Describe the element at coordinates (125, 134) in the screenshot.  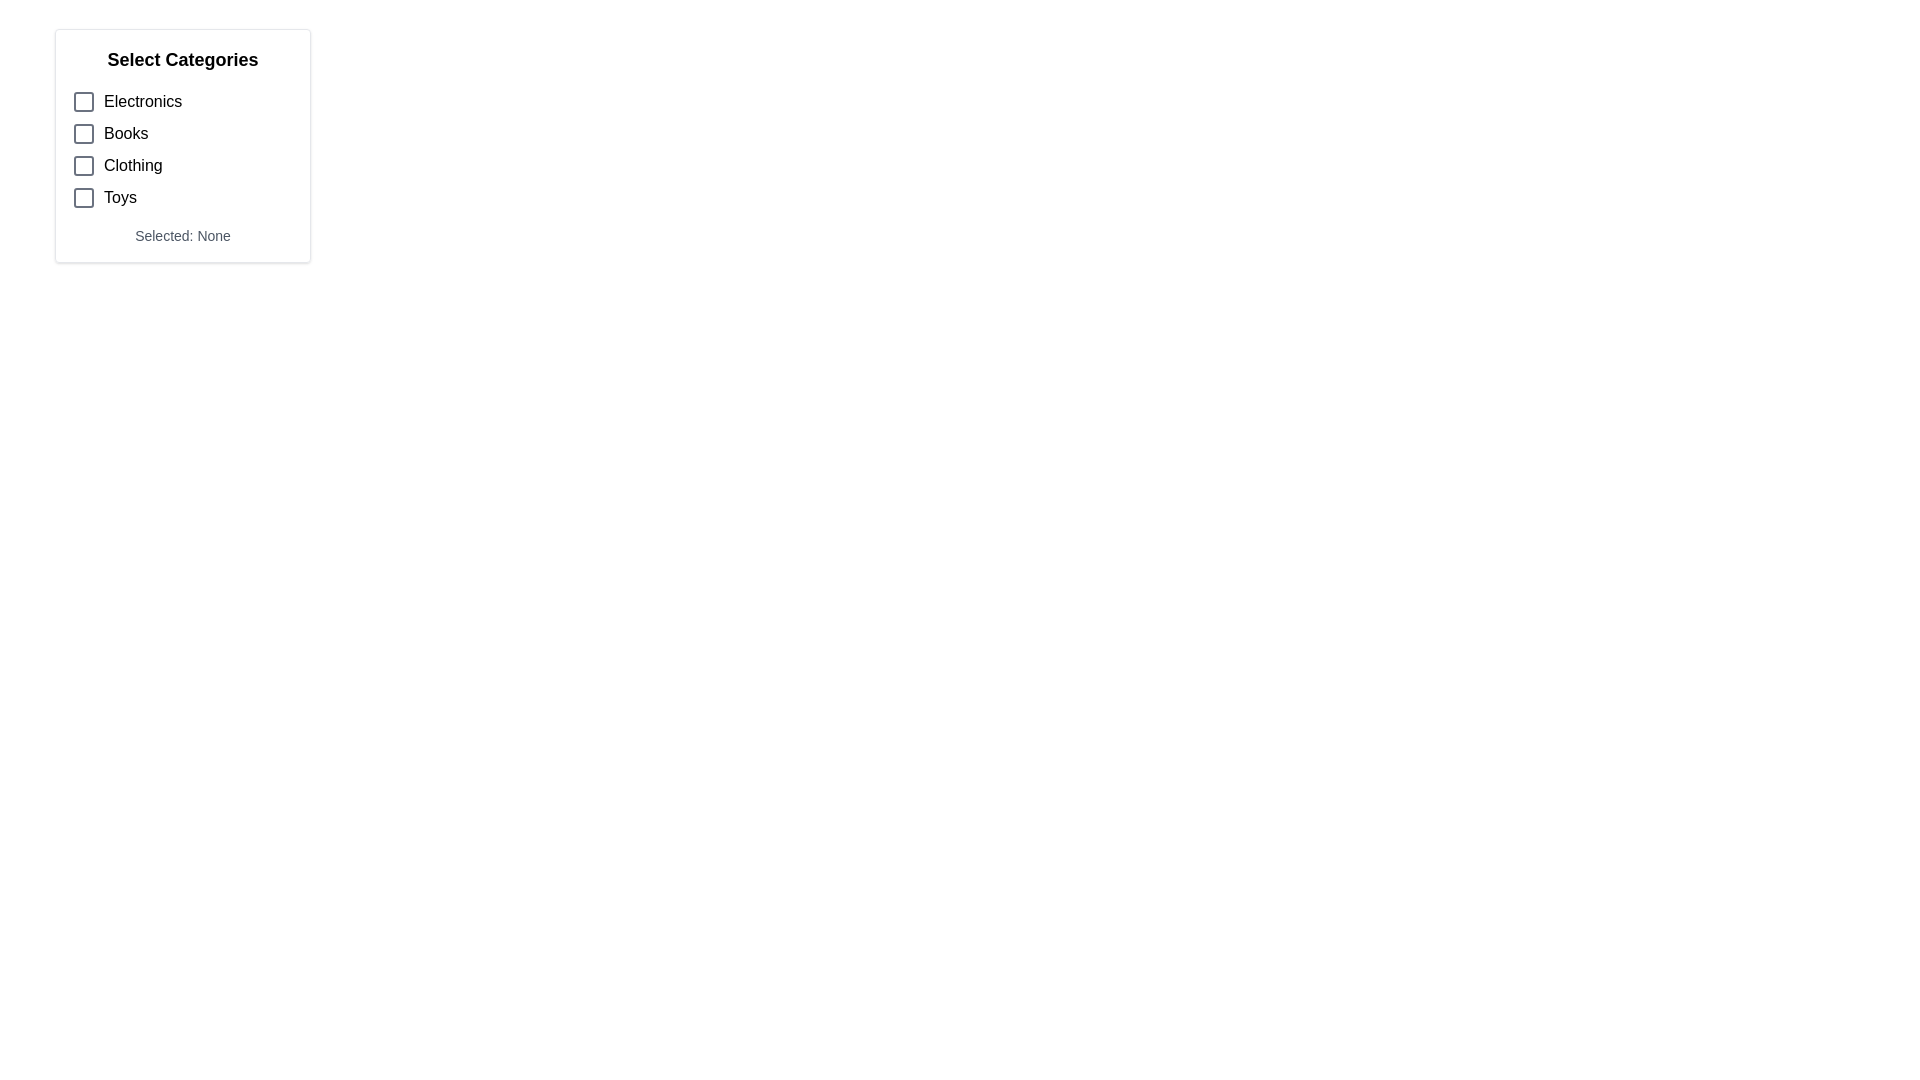
I see `the 'Books' category text label, which is located between 'Electronics' and 'Clothing' in the category selection options` at that location.